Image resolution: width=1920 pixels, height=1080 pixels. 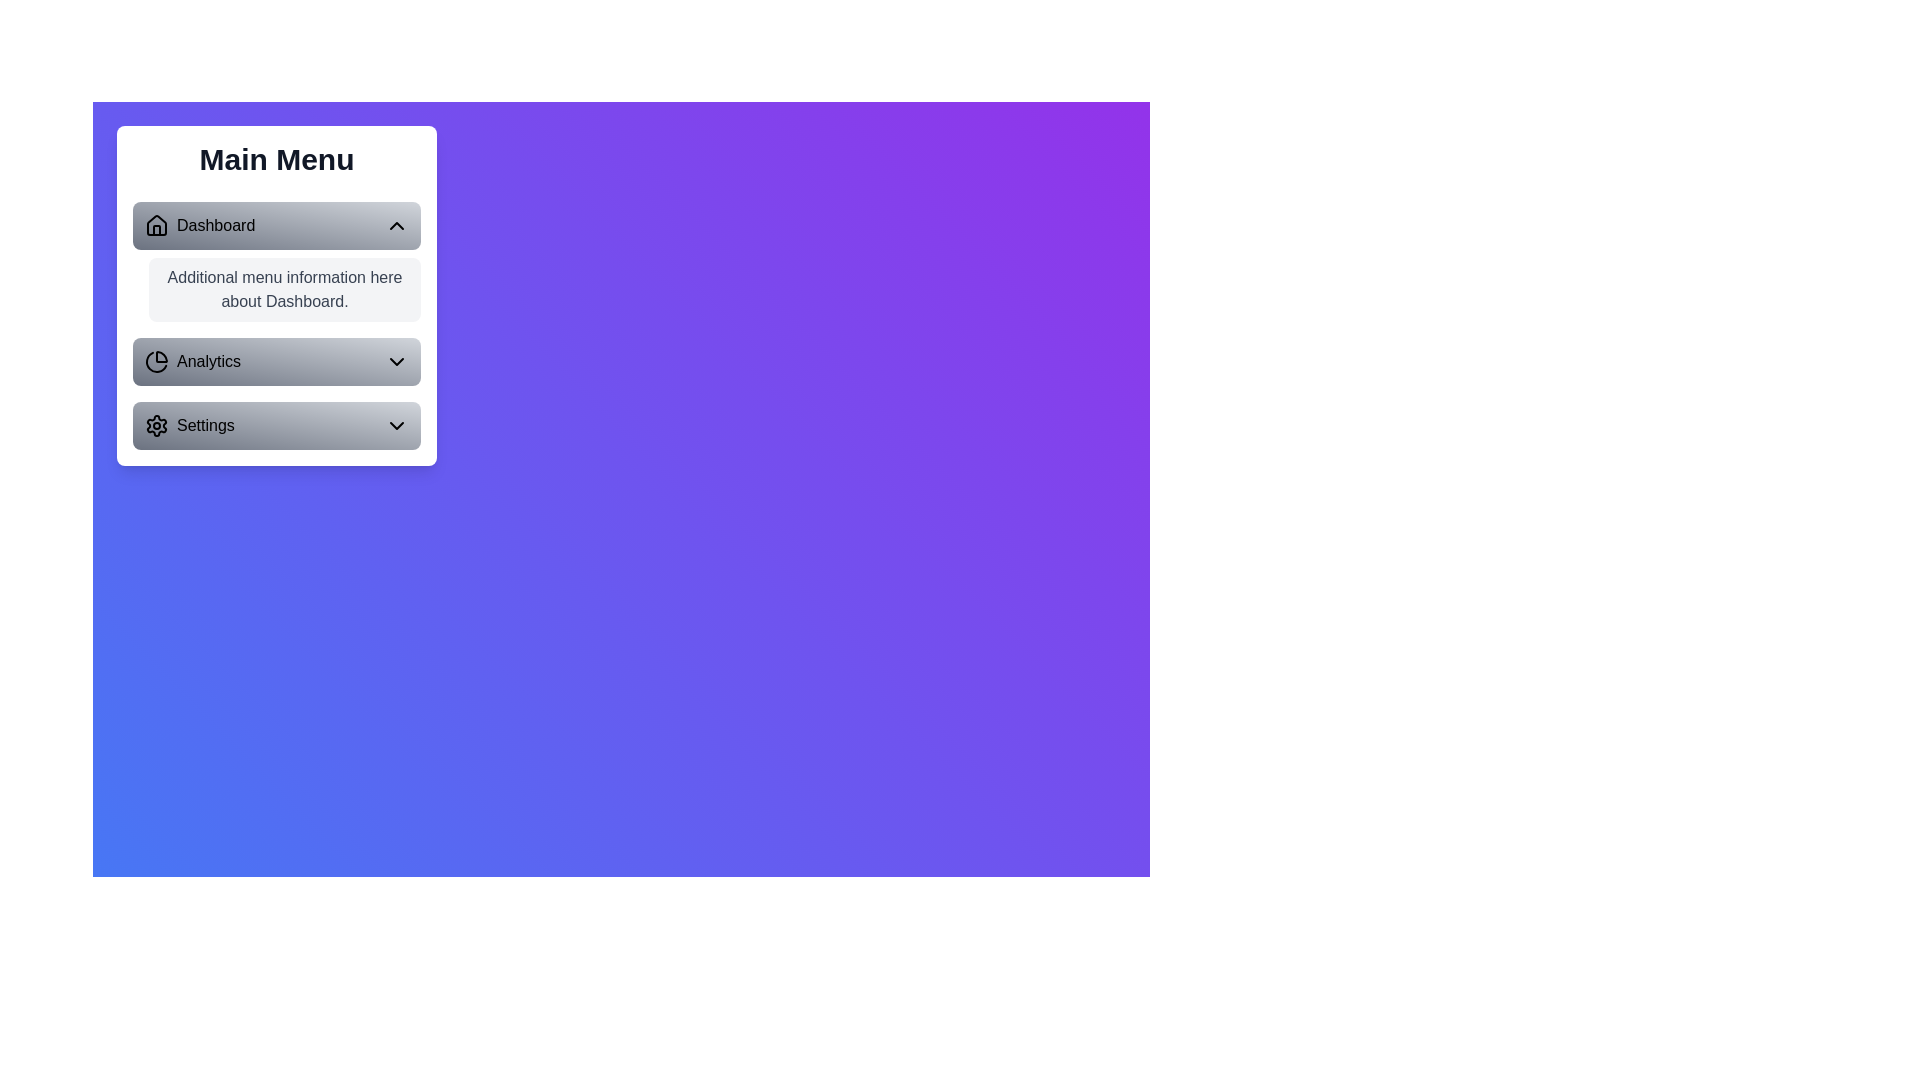 What do you see at coordinates (397, 362) in the screenshot?
I see `the icon at the far right of the 'Analytics' menu item` at bounding box center [397, 362].